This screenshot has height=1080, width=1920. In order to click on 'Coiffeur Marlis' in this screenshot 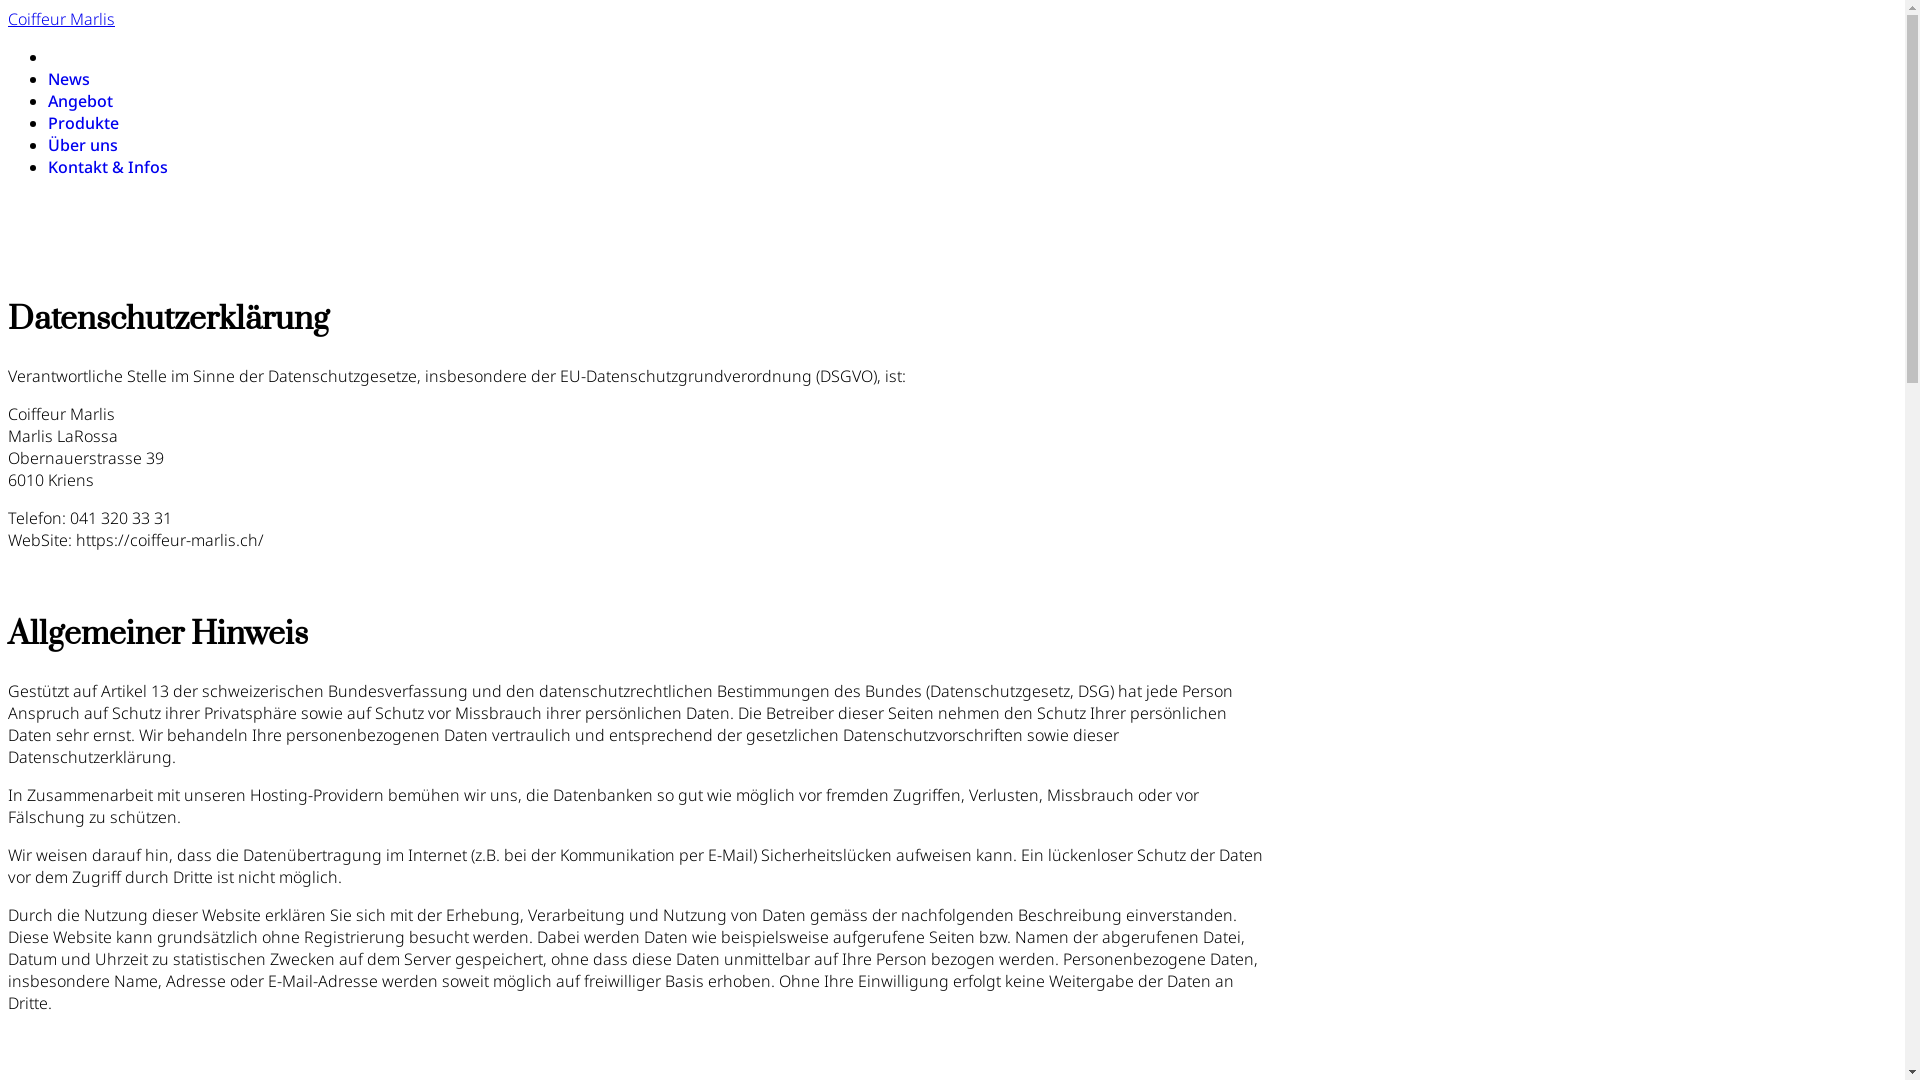, I will do `click(61, 19)`.